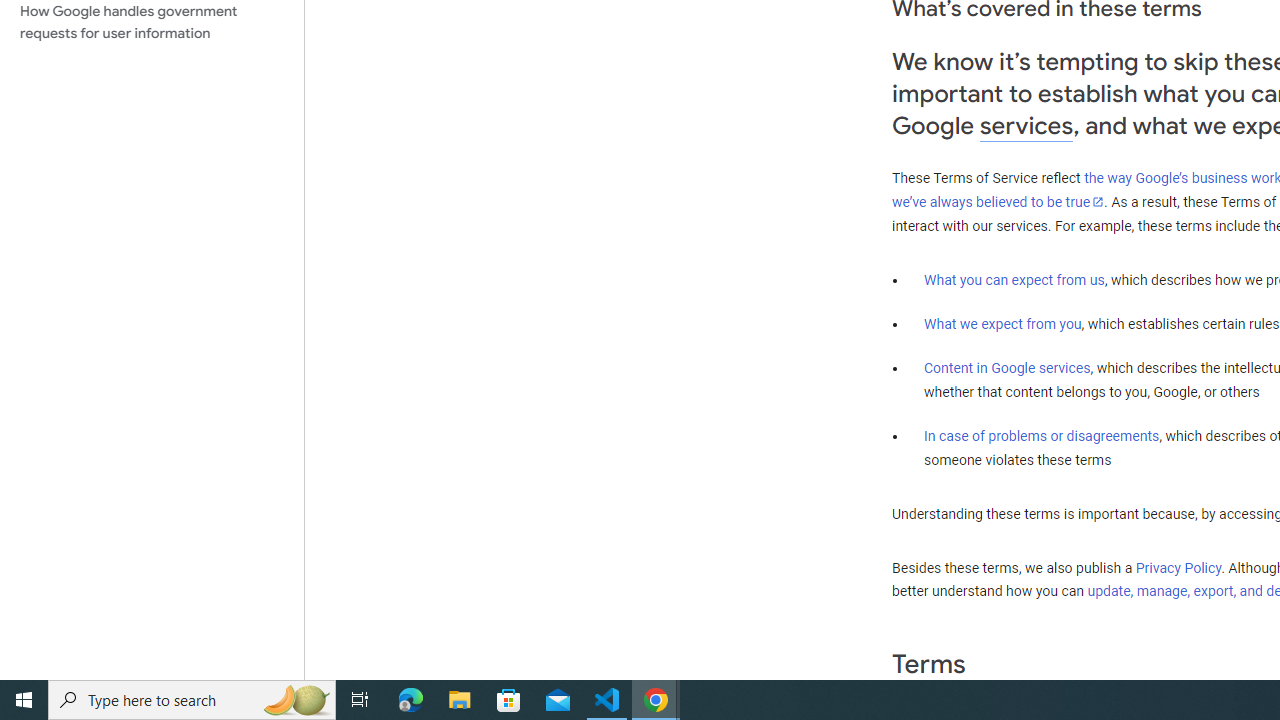 The width and height of the screenshot is (1280, 720). What do you see at coordinates (1040, 434) in the screenshot?
I see `'In case of problems or disagreements'` at bounding box center [1040, 434].